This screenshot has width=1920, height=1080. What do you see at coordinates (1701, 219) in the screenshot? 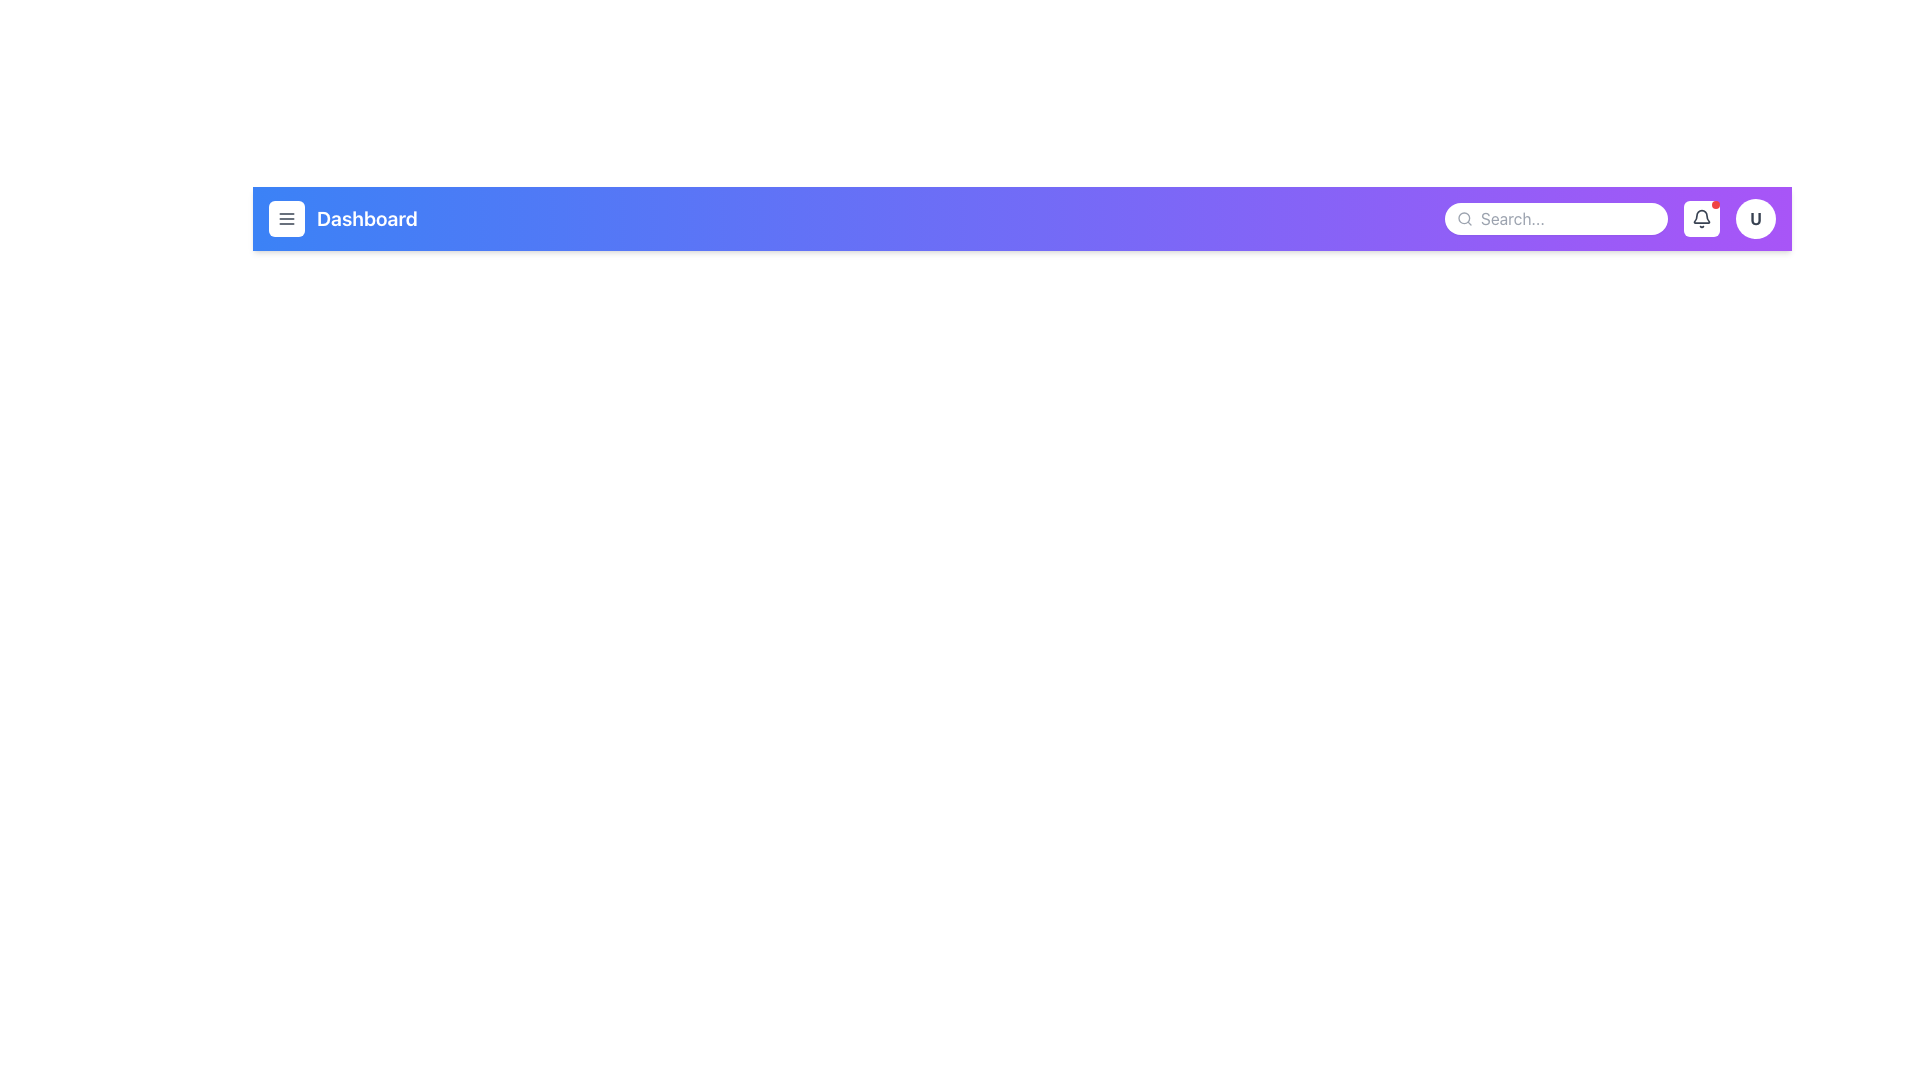
I see `the notification bell icon located in the top-right section of the page header for accessibility` at bounding box center [1701, 219].